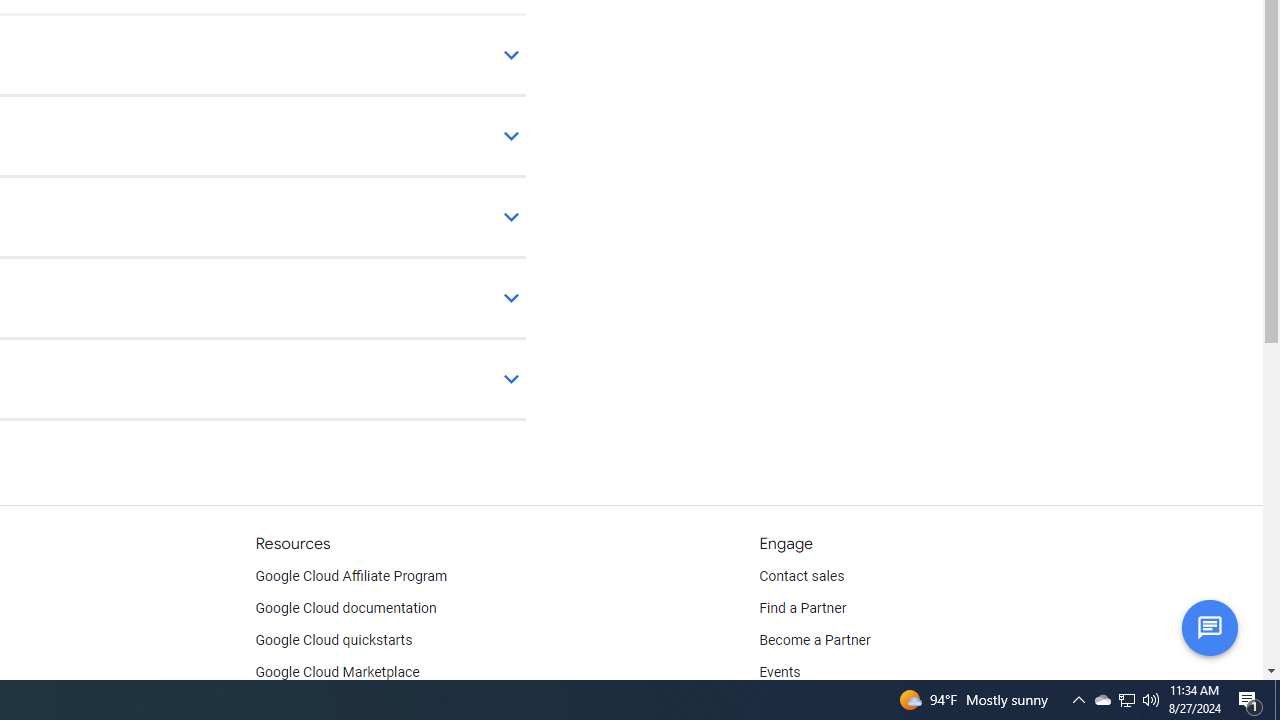 The image size is (1280, 720). What do you see at coordinates (345, 608) in the screenshot?
I see `'Google Cloud documentation'` at bounding box center [345, 608].